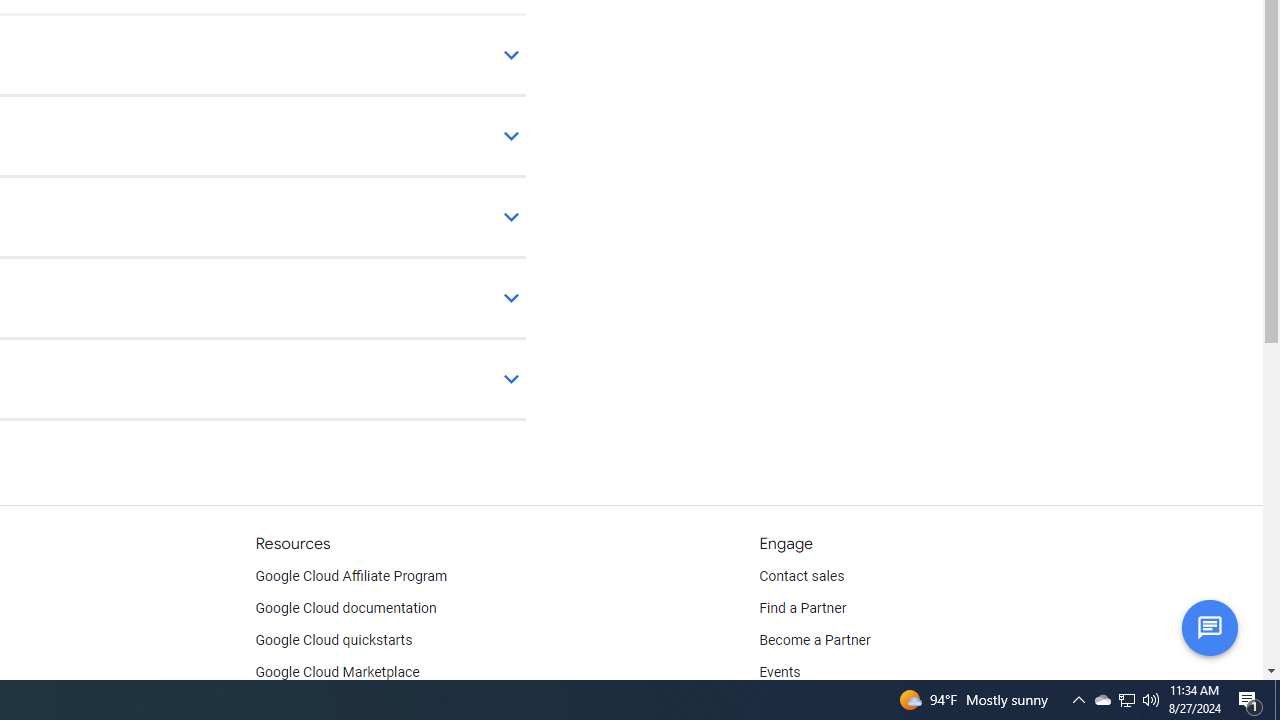 The image size is (1280, 720). What do you see at coordinates (345, 608) in the screenshot?
I see `'Google Cloud documentation'` at bounding box center [345, 608].